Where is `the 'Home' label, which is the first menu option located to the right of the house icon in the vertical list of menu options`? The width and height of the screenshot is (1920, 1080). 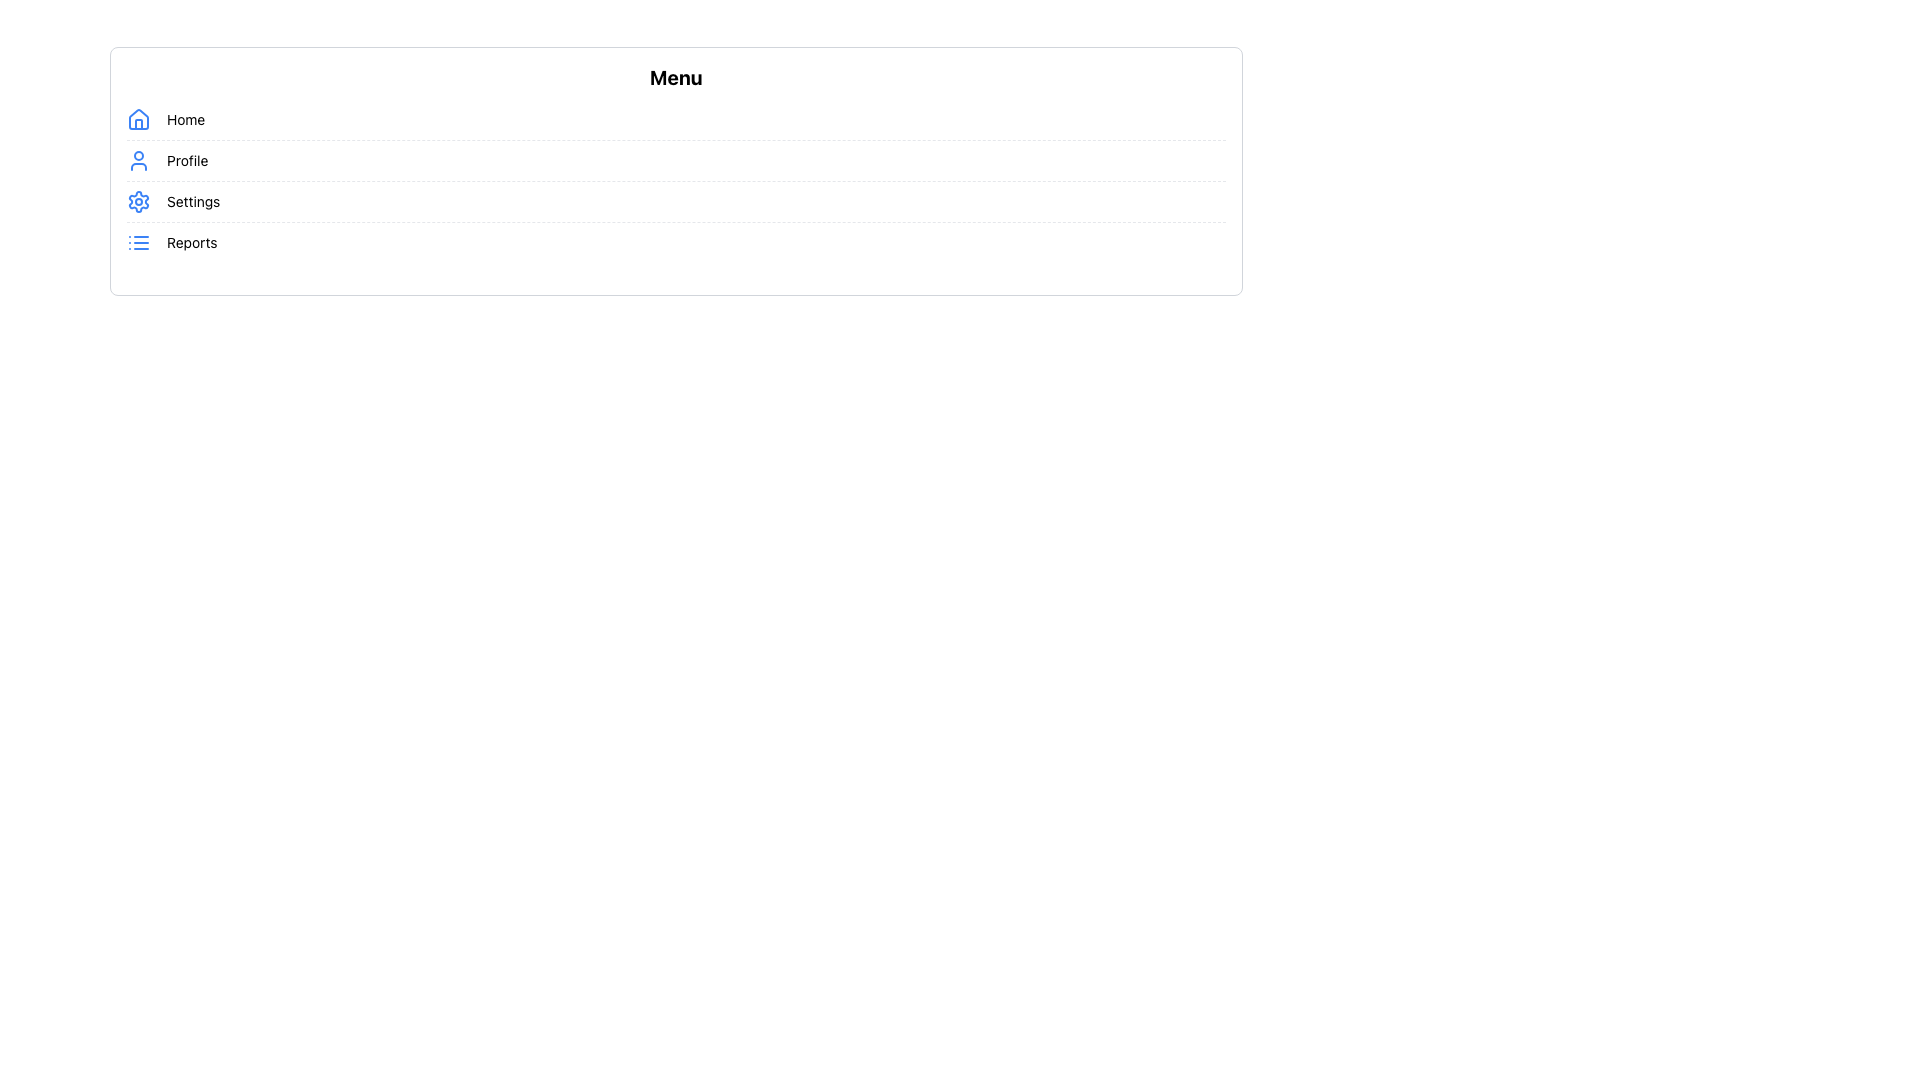 the 'Home' label, which is the first menu option located to the right of the house icon in the vertical list of menu options is located at coordinates (186, 119).